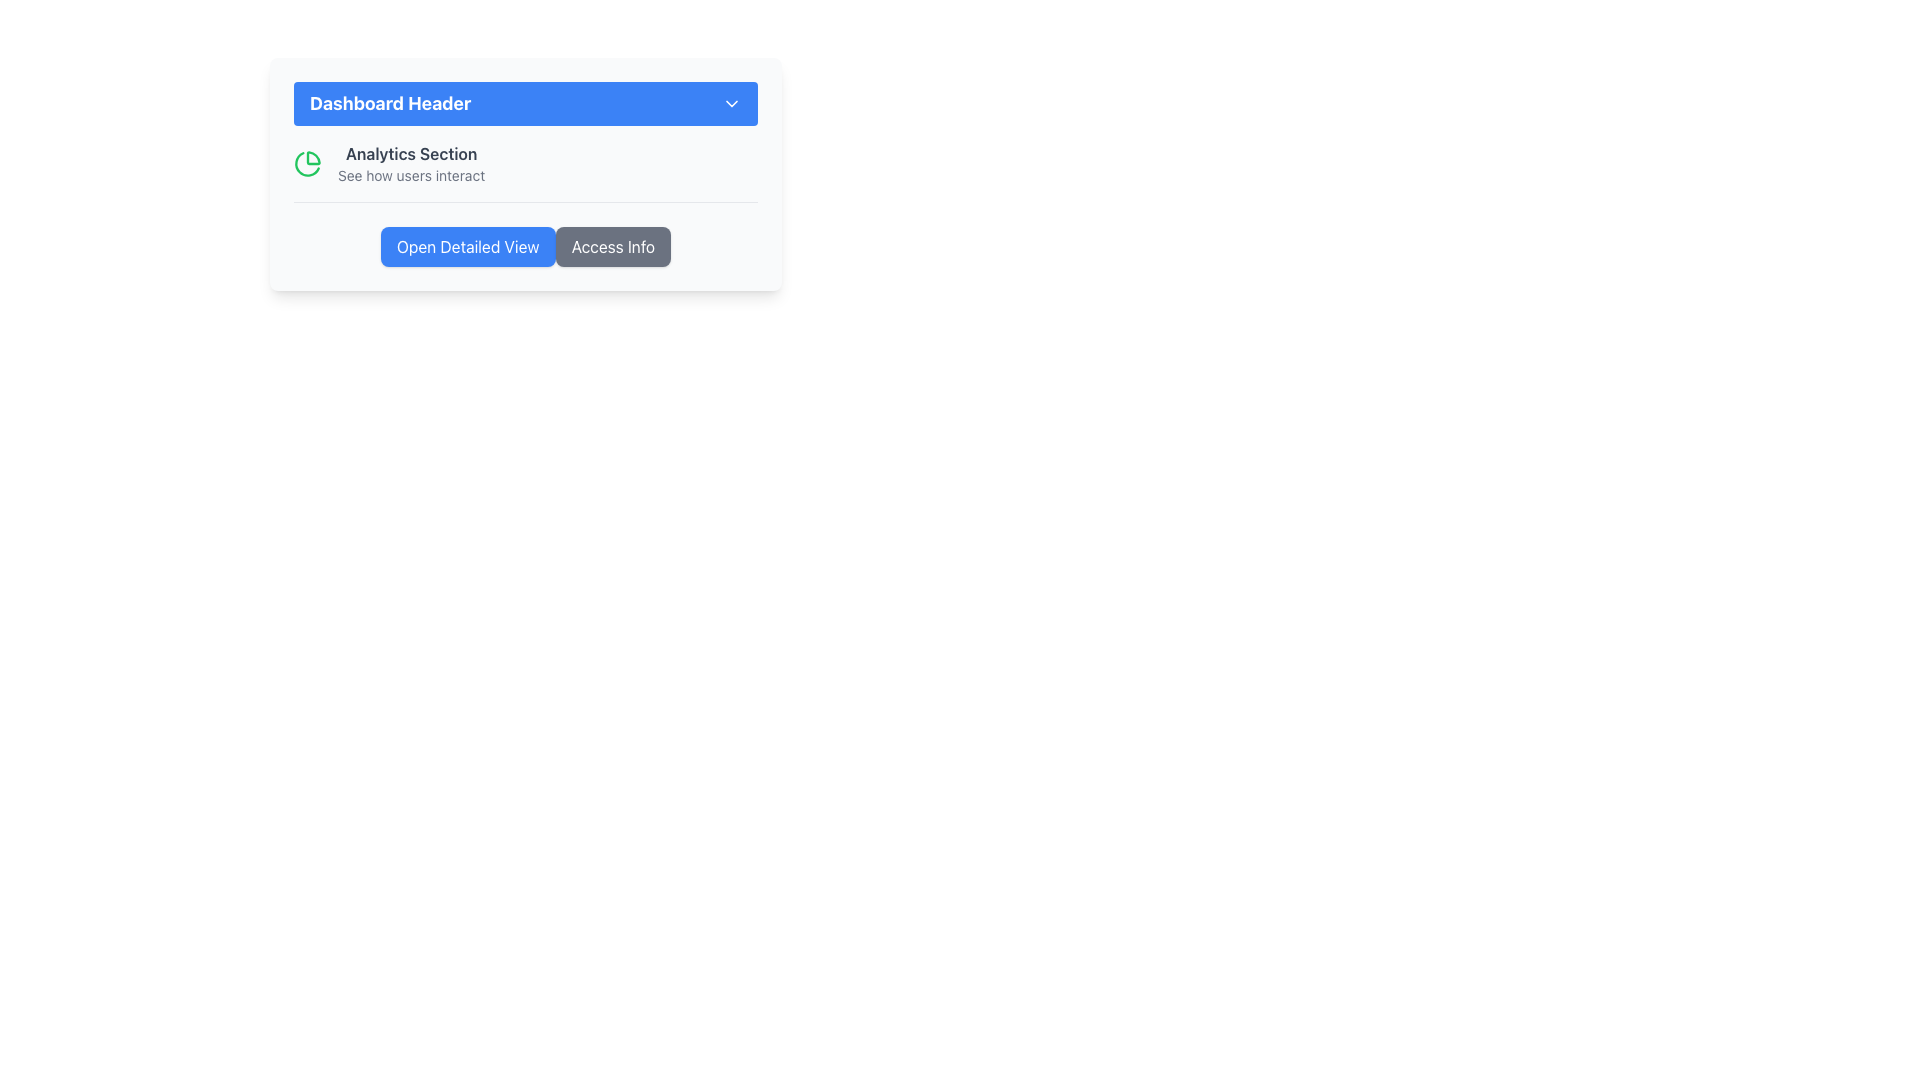  Describe the element at coordinates (306, 163) in the screenshot. I see `the pie chart icon with a green stroke located to the left of the 'Analytics Section' title` at that location.